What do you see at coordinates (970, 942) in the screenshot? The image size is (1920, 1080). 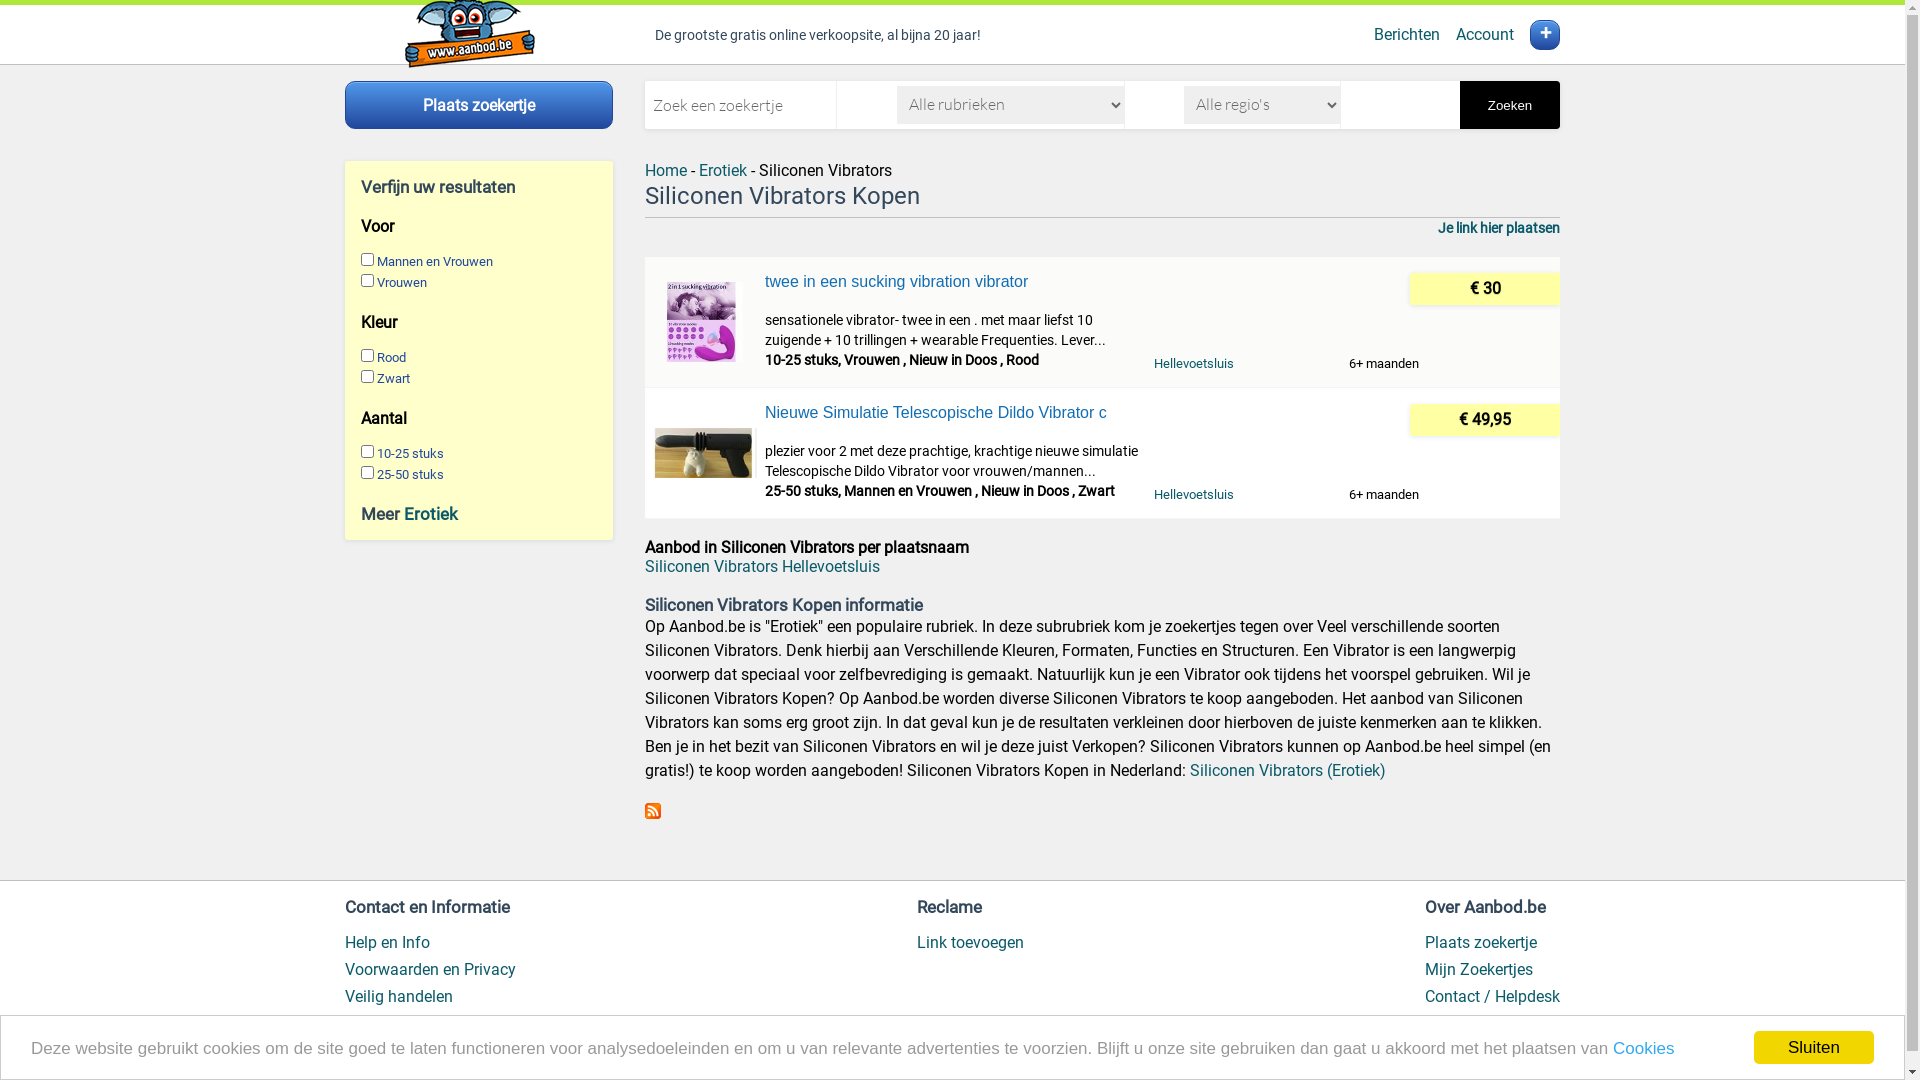 I see `'Link toevoegen'` at bounding box center [970, 942].